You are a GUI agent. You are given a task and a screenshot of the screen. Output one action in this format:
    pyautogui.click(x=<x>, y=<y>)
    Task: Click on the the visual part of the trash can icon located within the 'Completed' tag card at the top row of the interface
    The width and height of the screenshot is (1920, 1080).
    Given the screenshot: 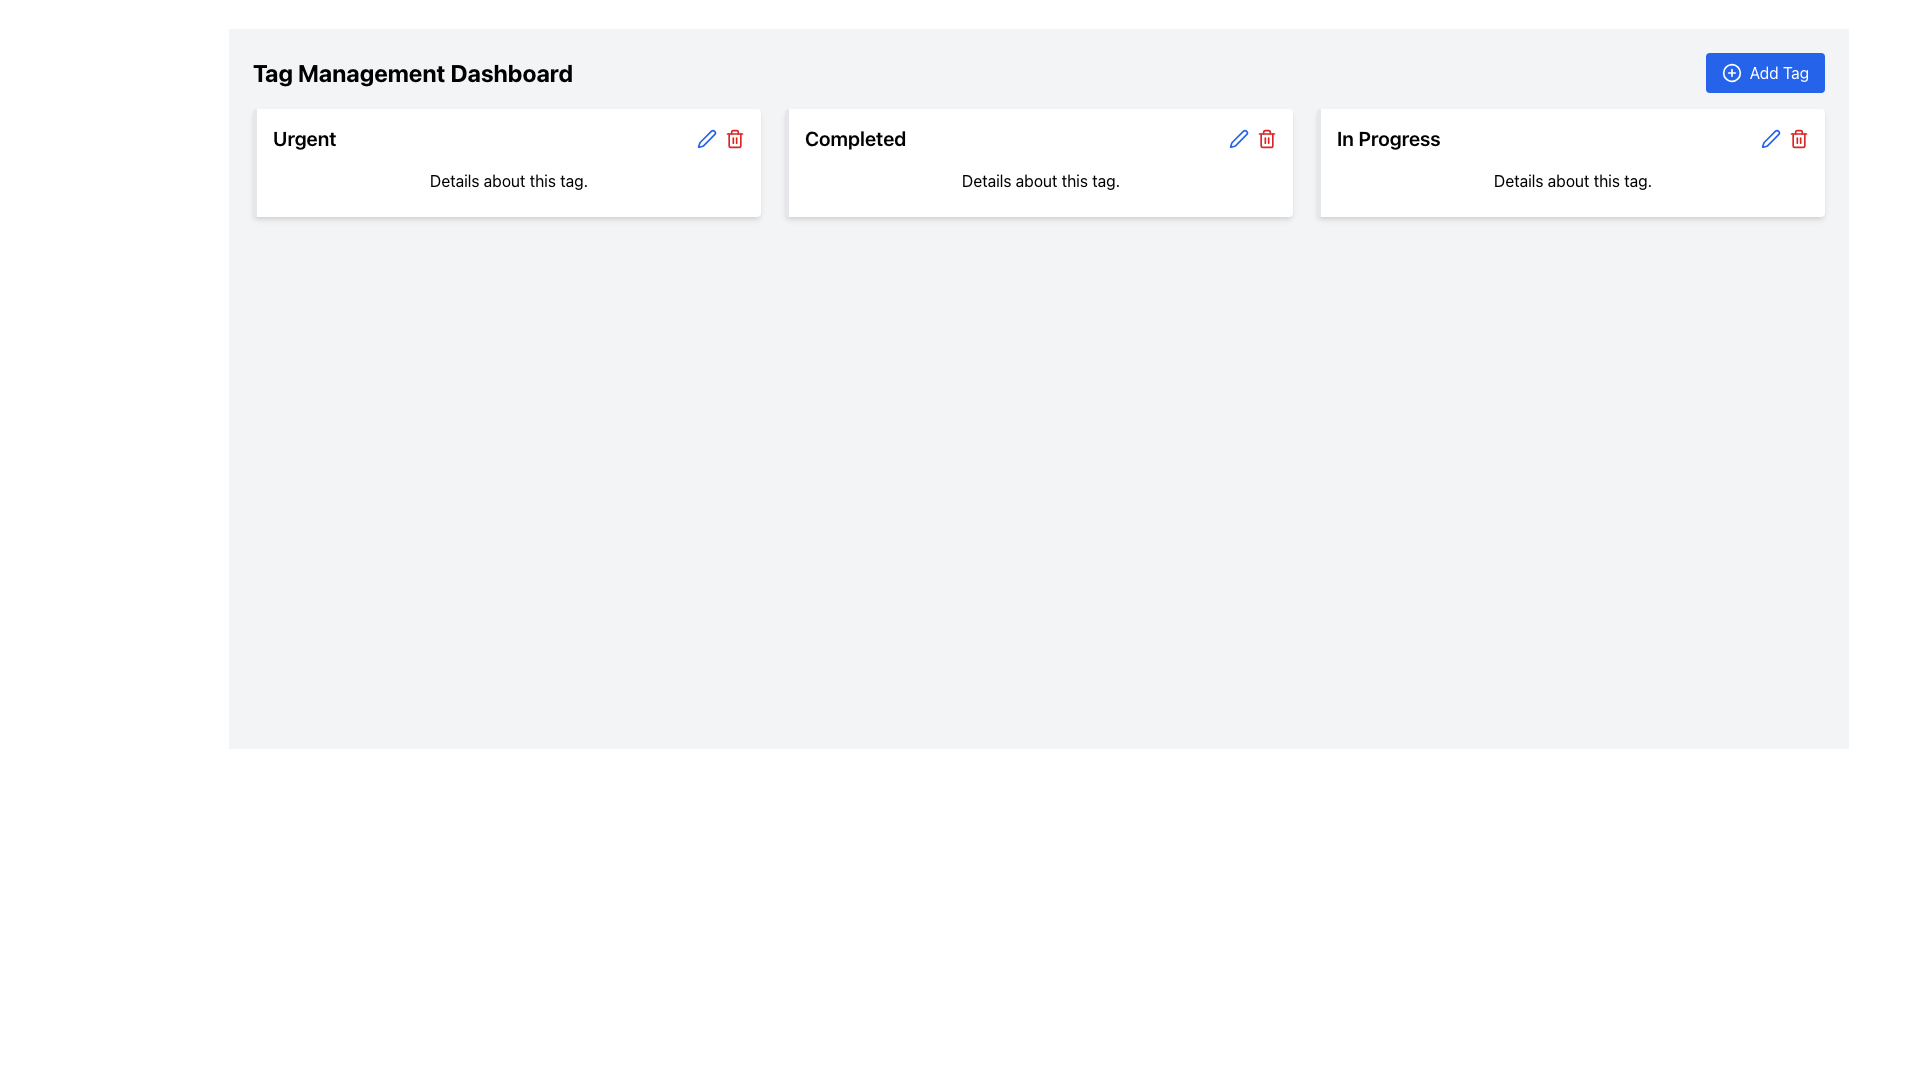 What is the action you would take?
    pyautogui.click(x=1266, y=138)
    